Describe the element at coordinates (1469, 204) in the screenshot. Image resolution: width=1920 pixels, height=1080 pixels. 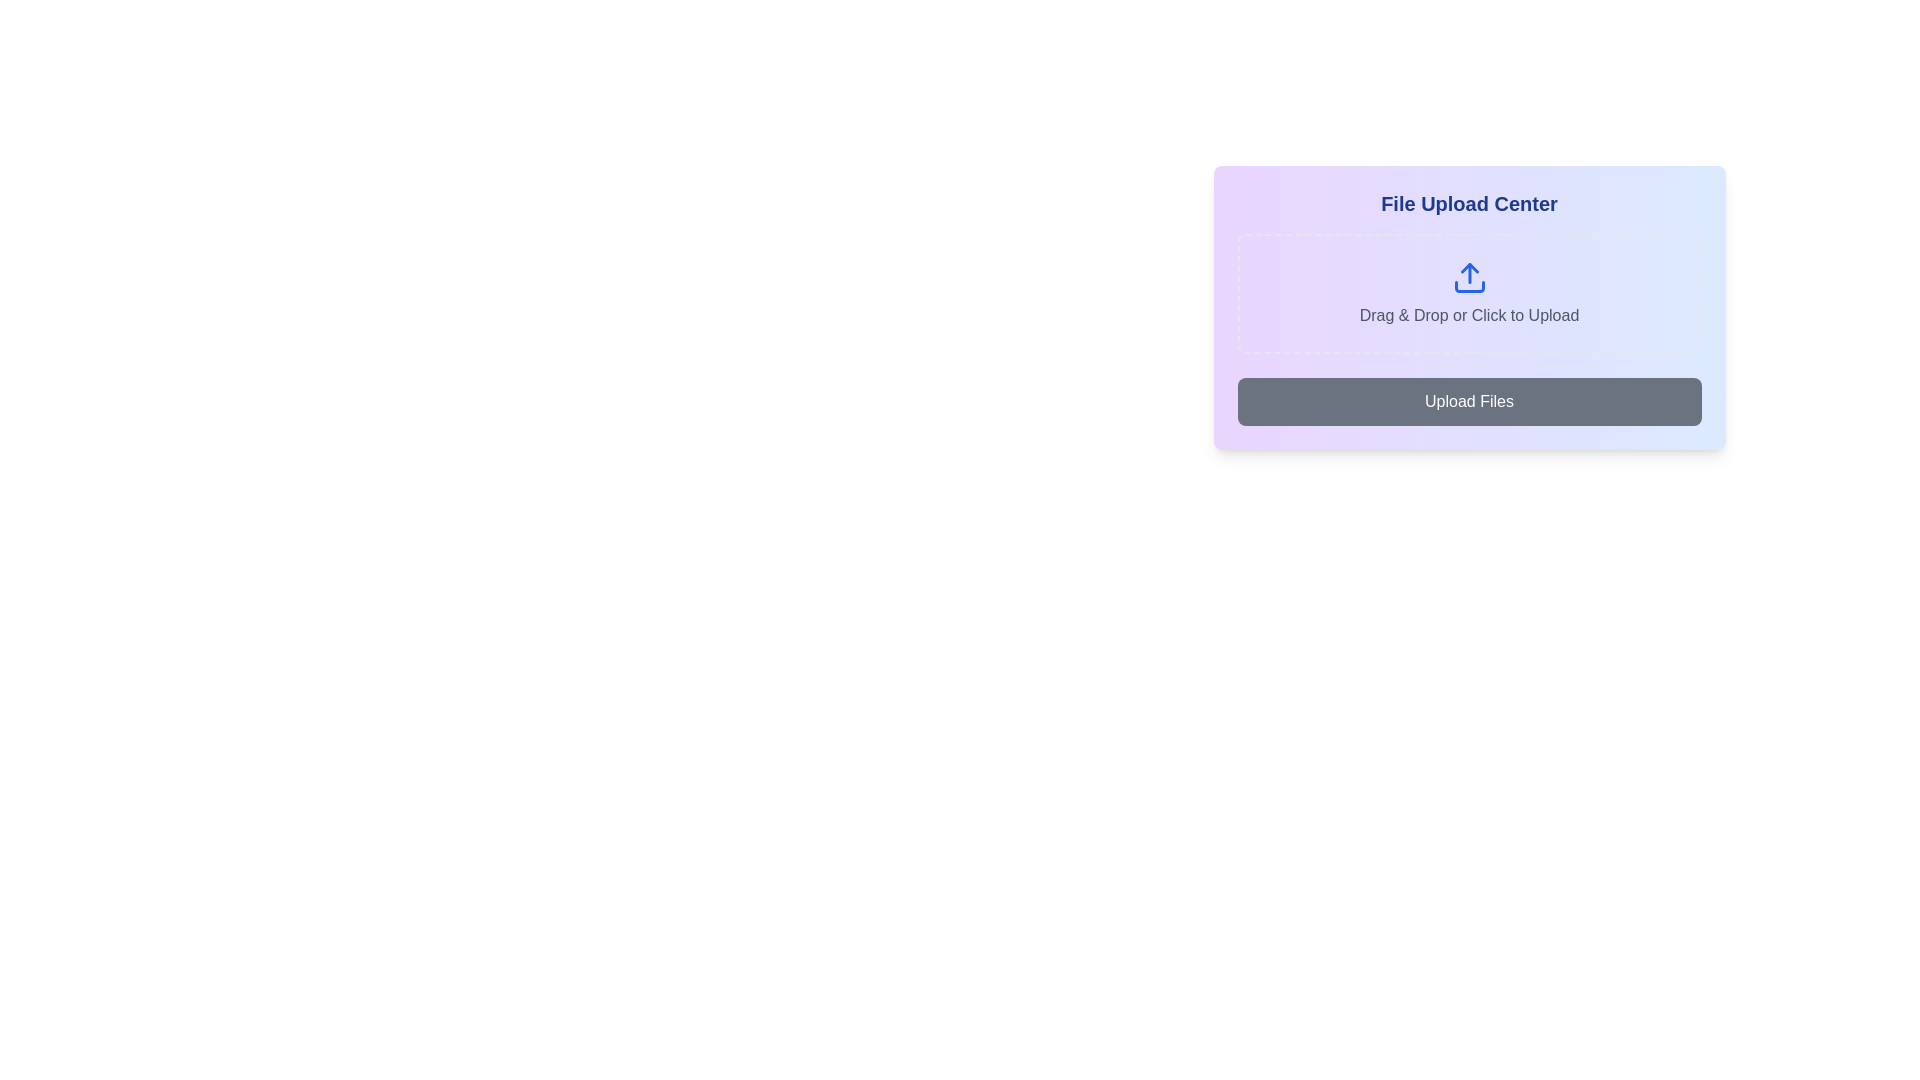
I see `the text header labeled 'File Upload Center', which is styled in bold, extra-large blue font and located at the top of a card-like section with a gradient background` at that location.